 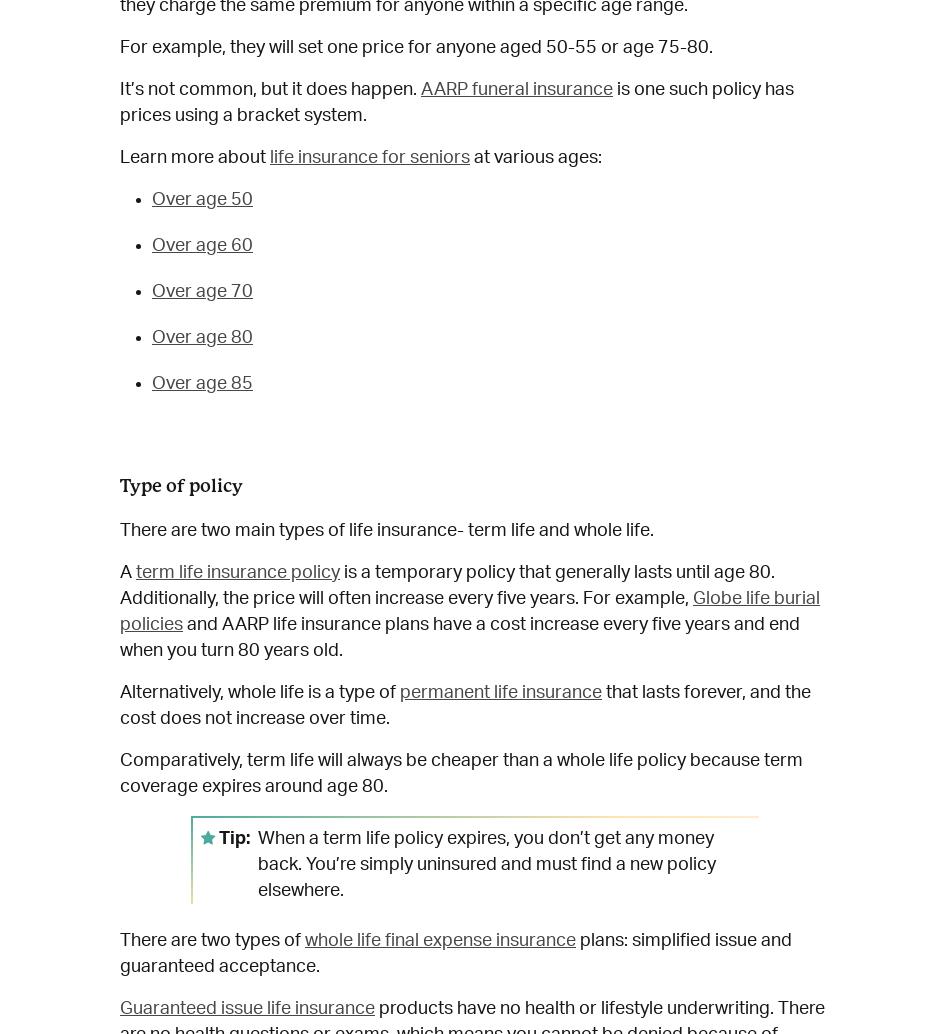 What do you see at coordinates (259, 691) in the screenshot?
I see `'Alternatively, whole life is a type of'` at bounding box center [259, 691].